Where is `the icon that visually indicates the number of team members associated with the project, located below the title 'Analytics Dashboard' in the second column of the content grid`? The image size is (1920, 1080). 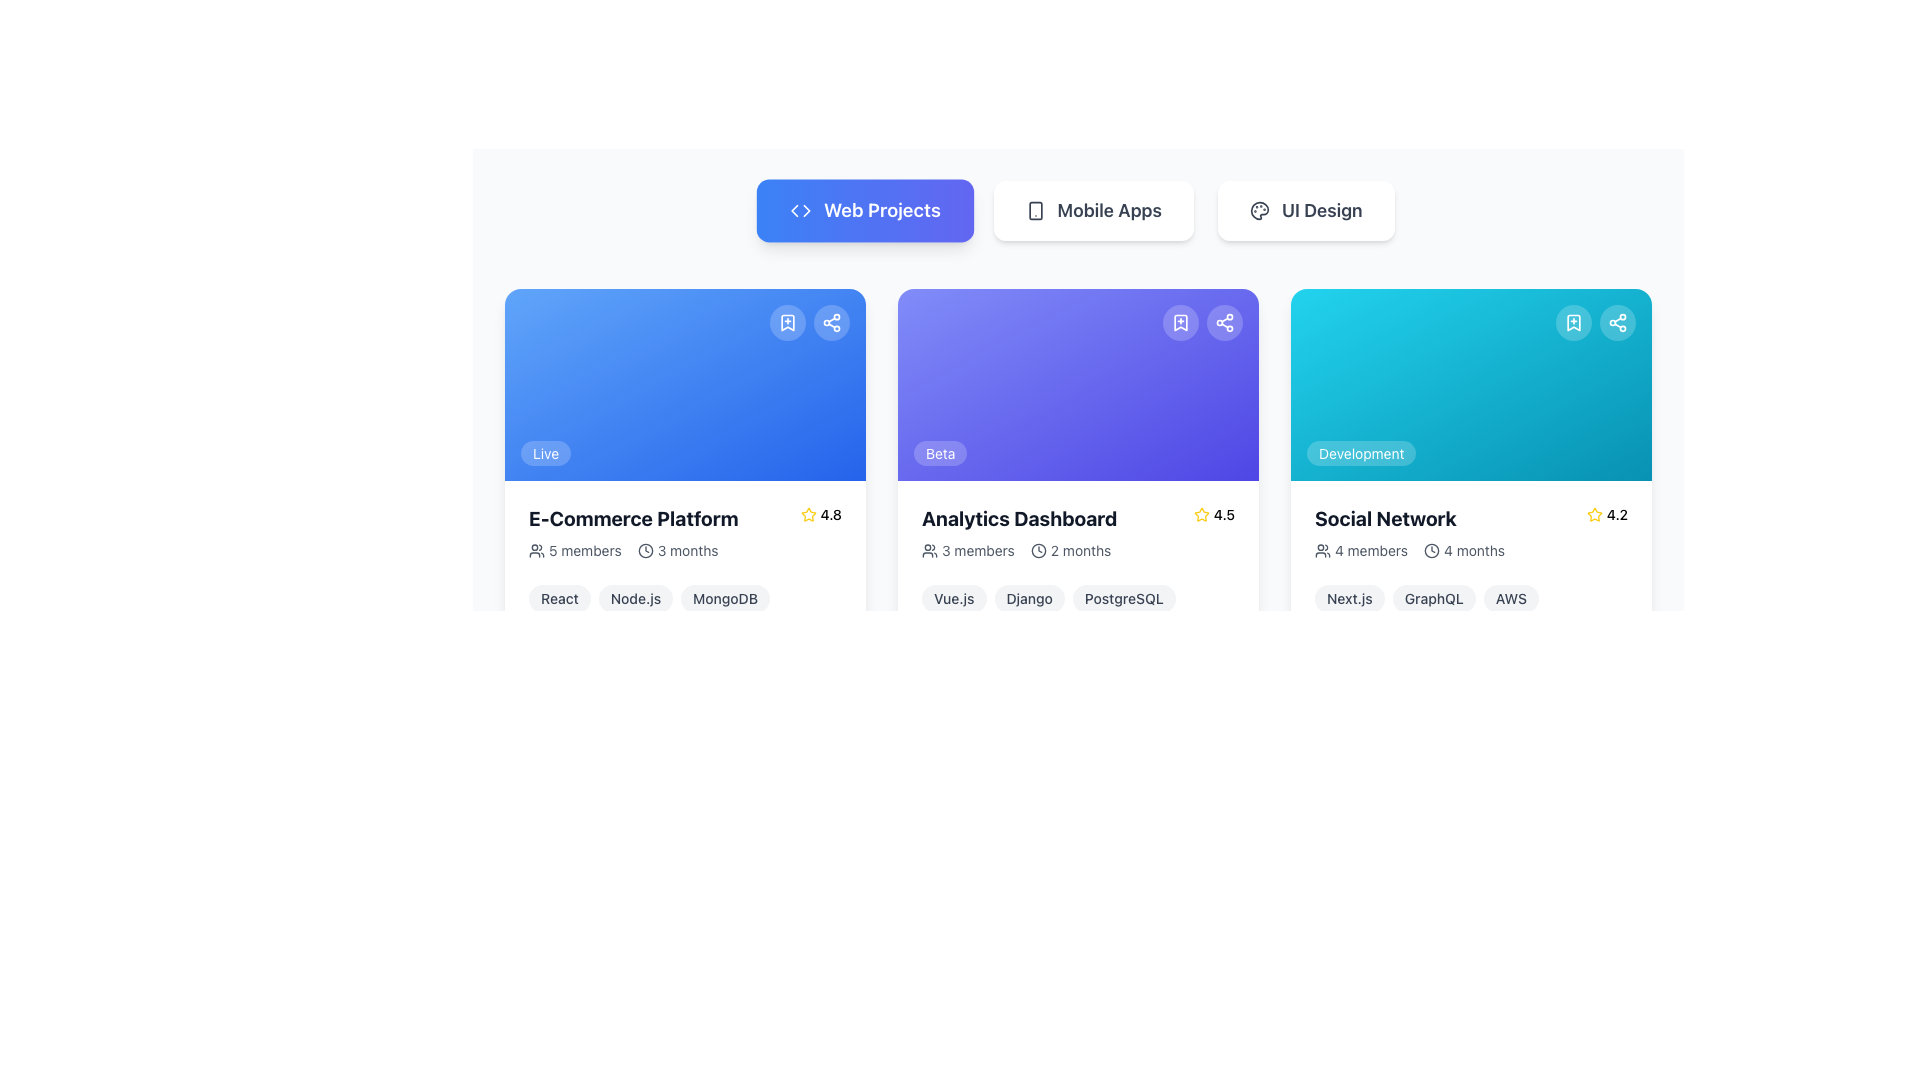 the icon that visually indicates the number of team members associated with the project, located below the title 'Analytics Dashboard' in the second column of the content grid is located at coordinates (929, 551).